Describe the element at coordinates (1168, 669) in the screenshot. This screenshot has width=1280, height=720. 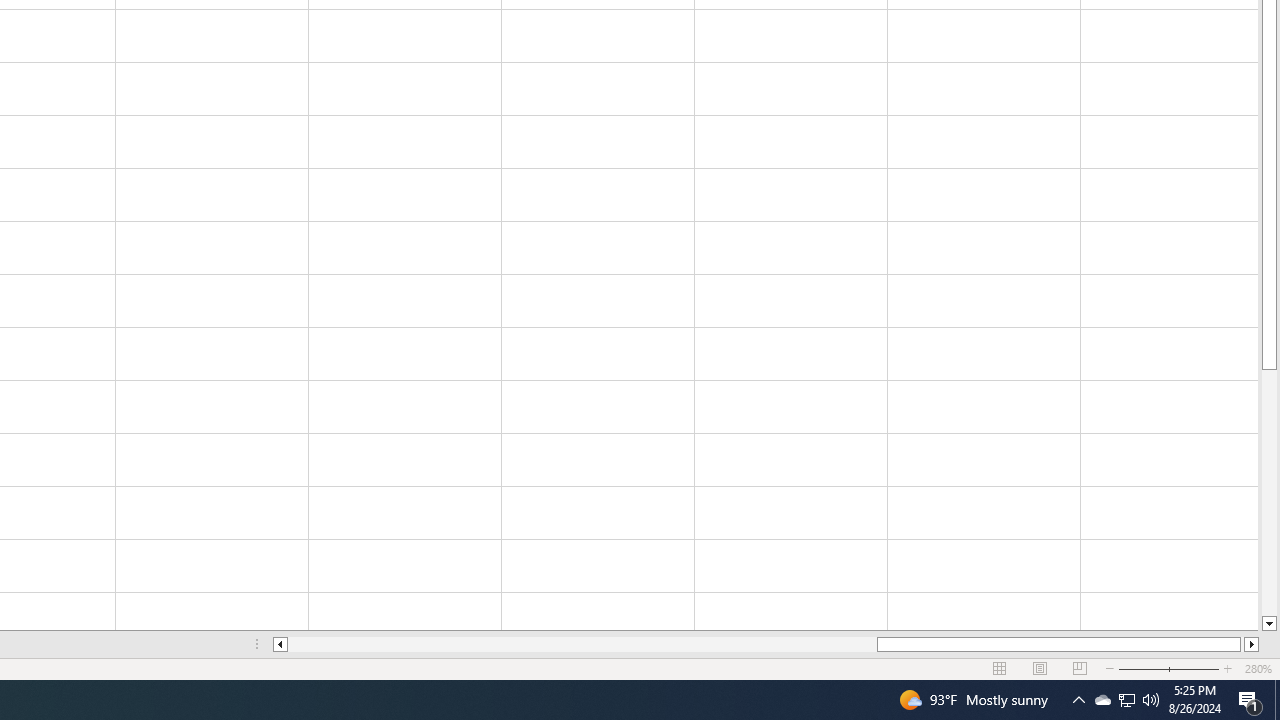
I see `'Zoom'` at that location.